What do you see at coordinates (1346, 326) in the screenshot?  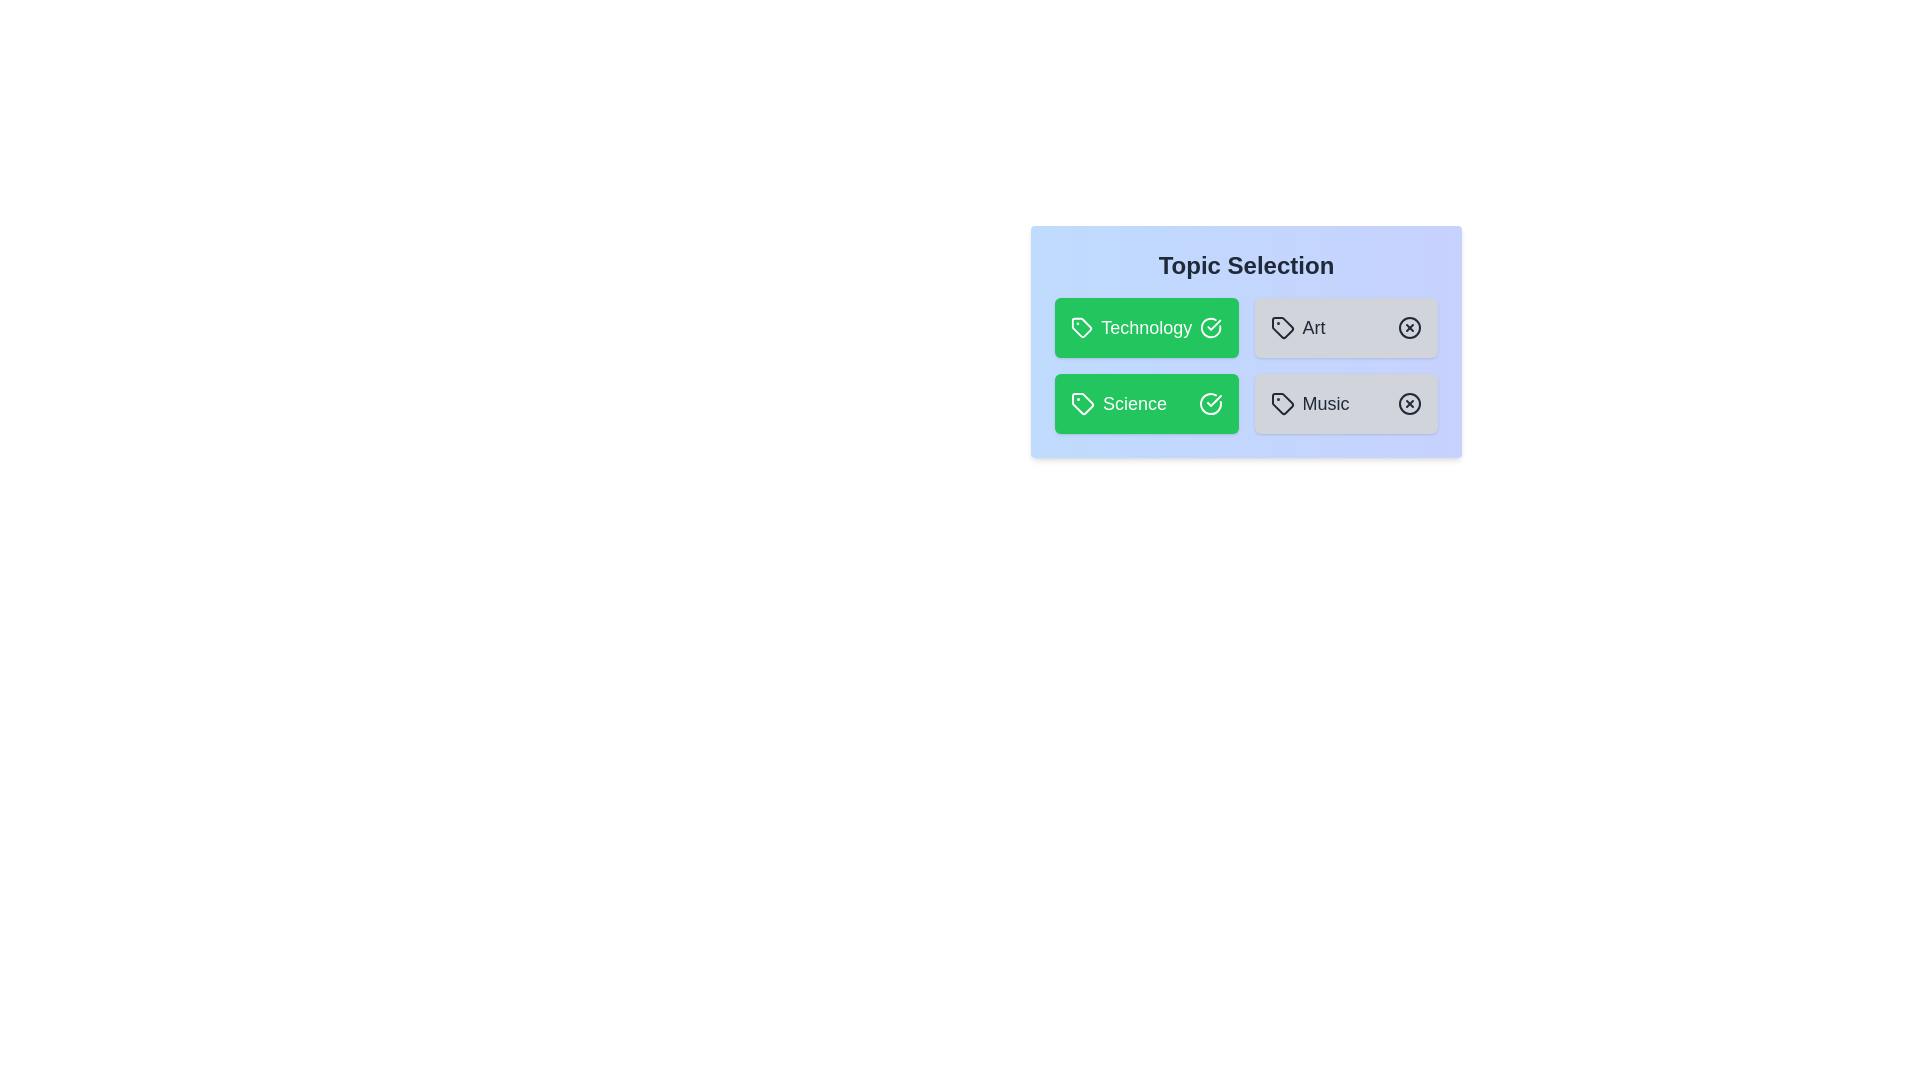 I see `the topic Art` at bounding box center [1346, 326].